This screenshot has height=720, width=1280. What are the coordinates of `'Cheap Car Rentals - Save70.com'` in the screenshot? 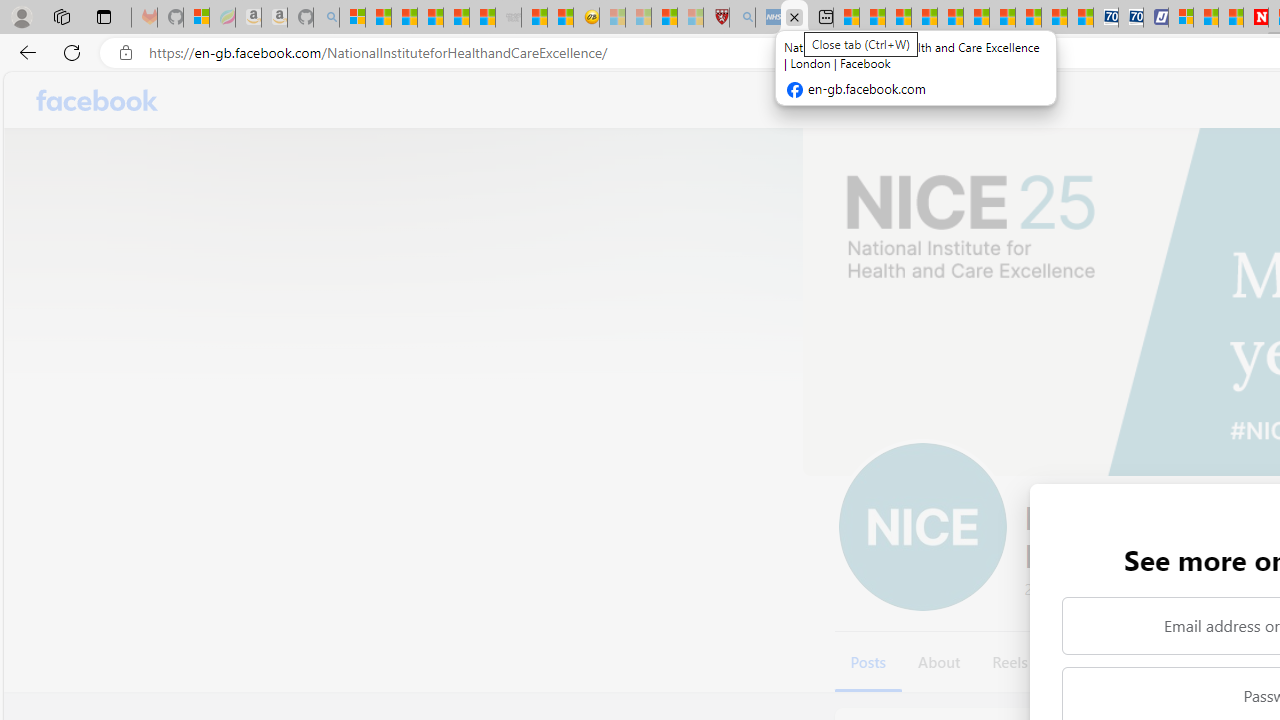 It's located at (1104, 17).